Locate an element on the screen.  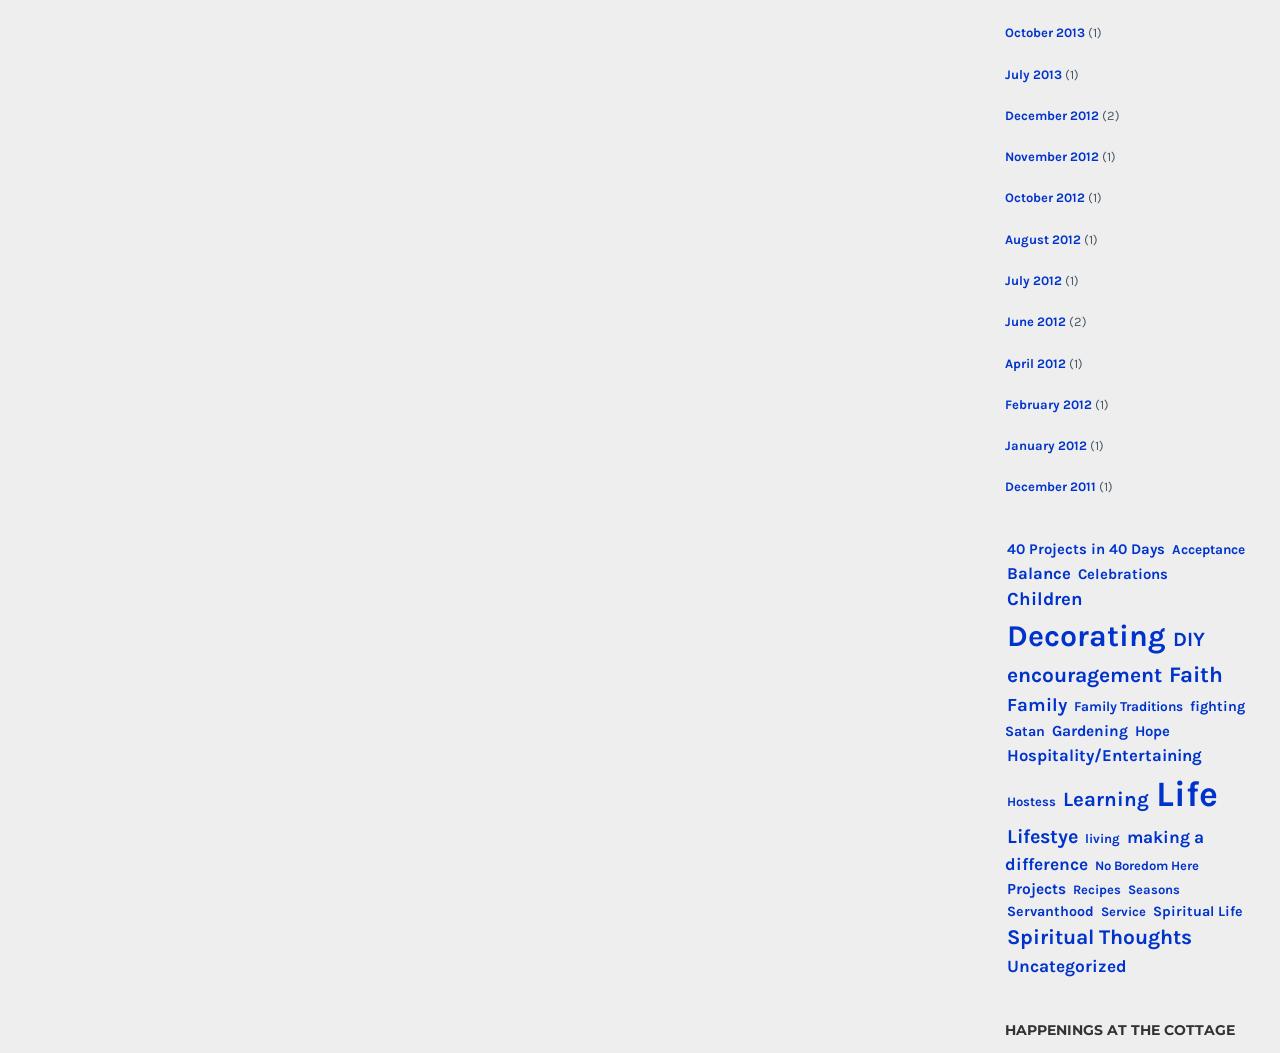
'Spiritual Thoughts' is located at coordinates (1097, 935).